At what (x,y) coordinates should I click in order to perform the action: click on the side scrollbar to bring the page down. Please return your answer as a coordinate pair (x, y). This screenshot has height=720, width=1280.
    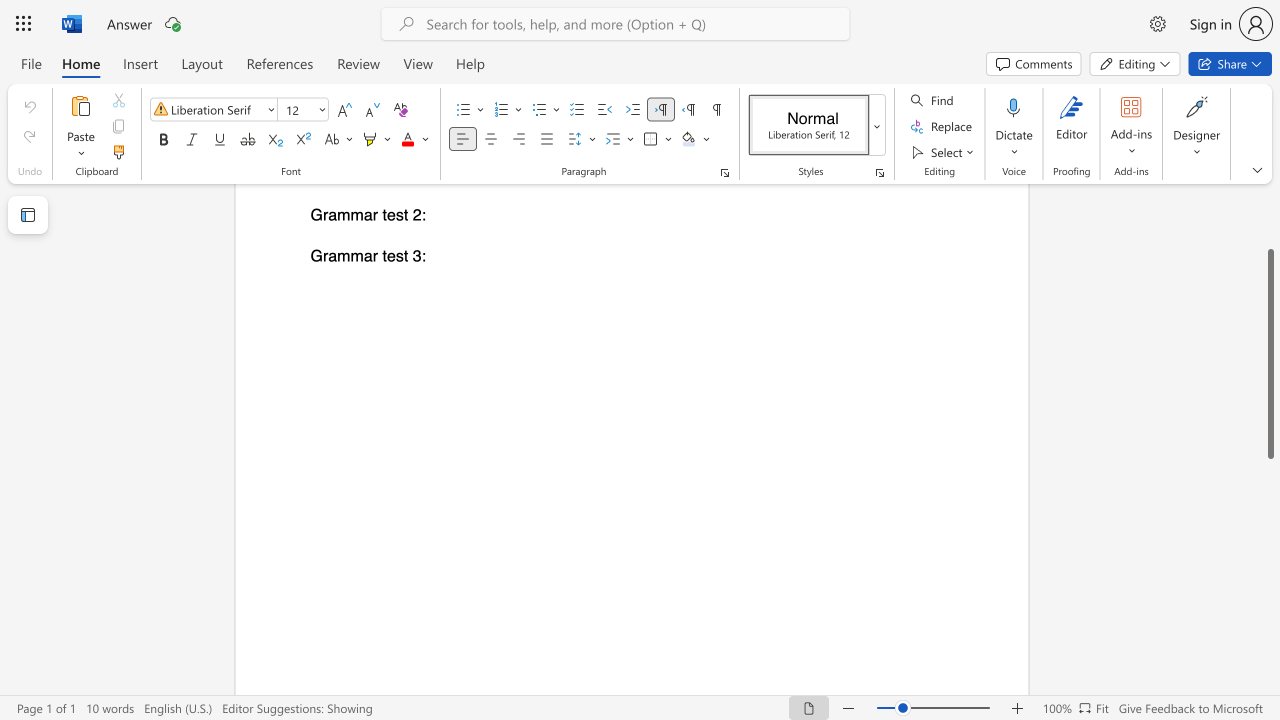
    Looking at the image, I should click on (1269, 490).